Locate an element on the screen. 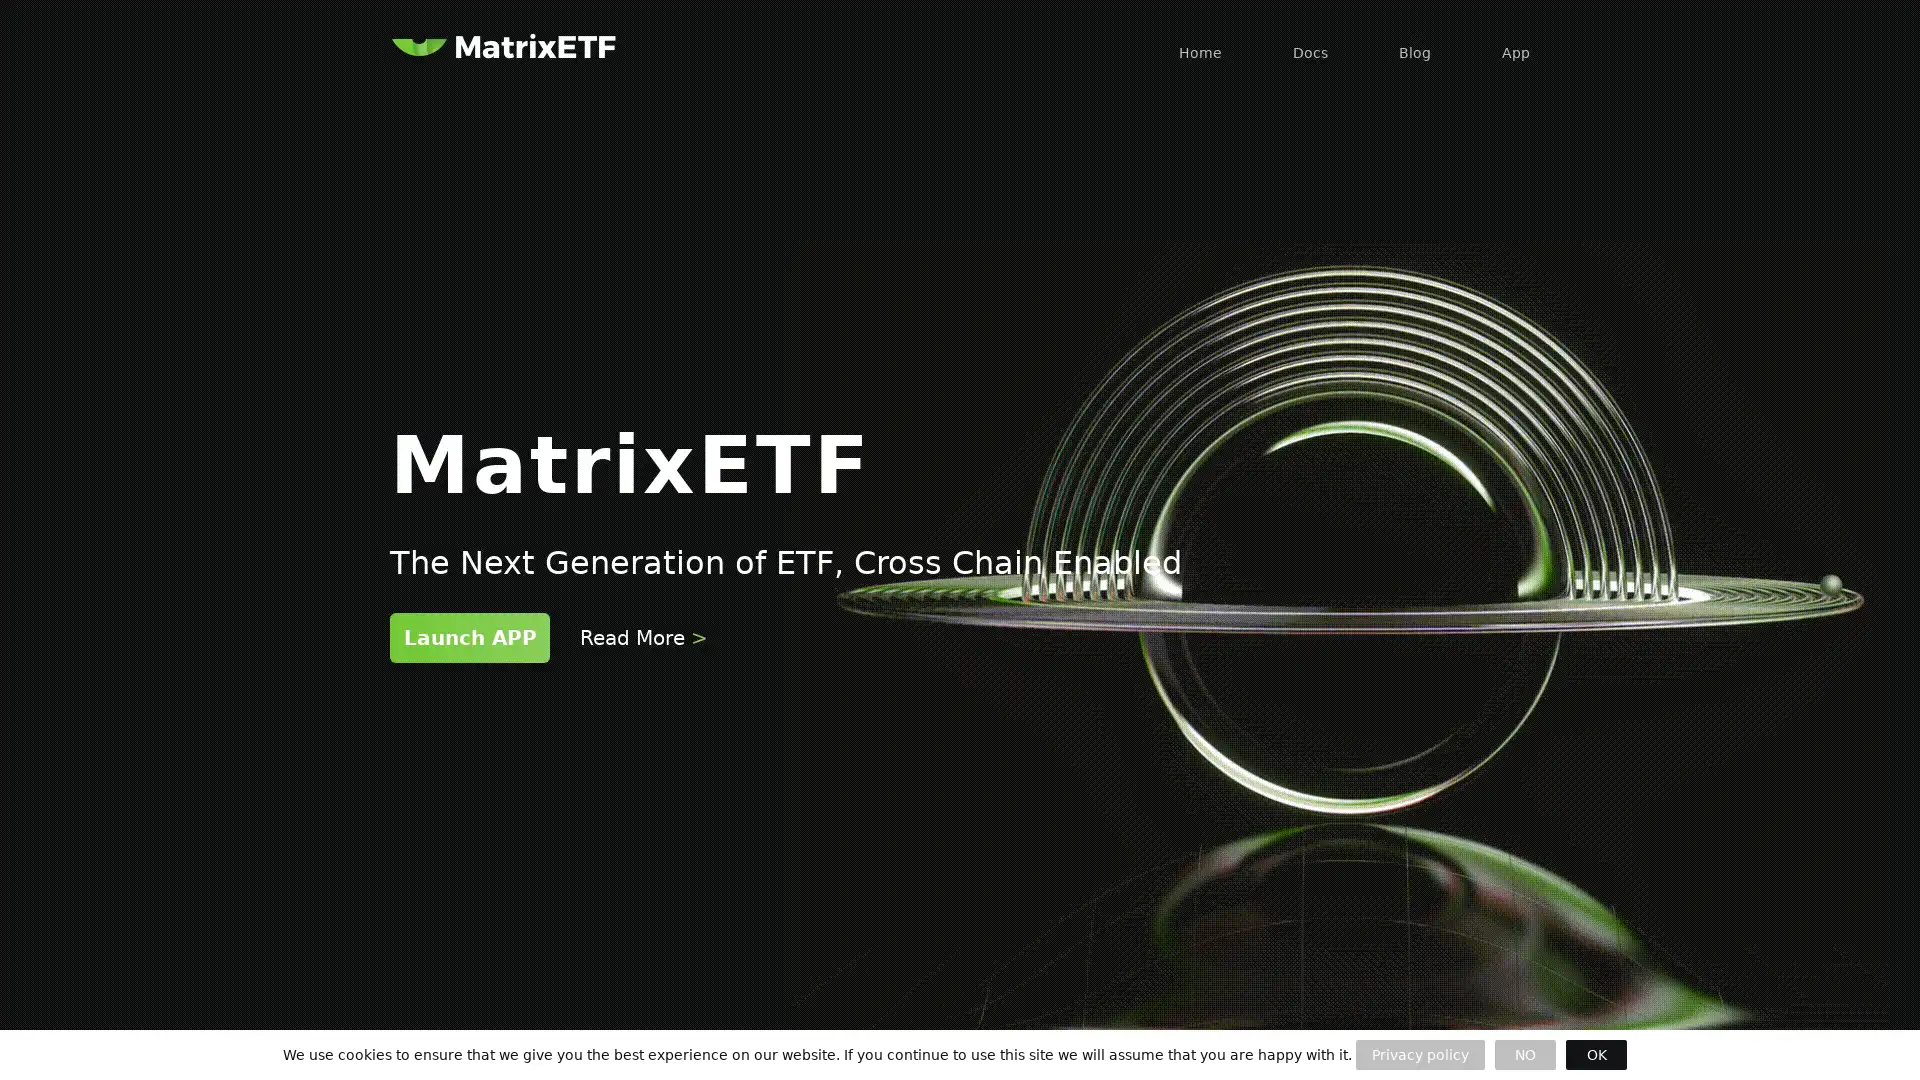 Image resolution: width=1920 pixels, height=1080 pixels. OK is located at coordinates (1595, 1054).